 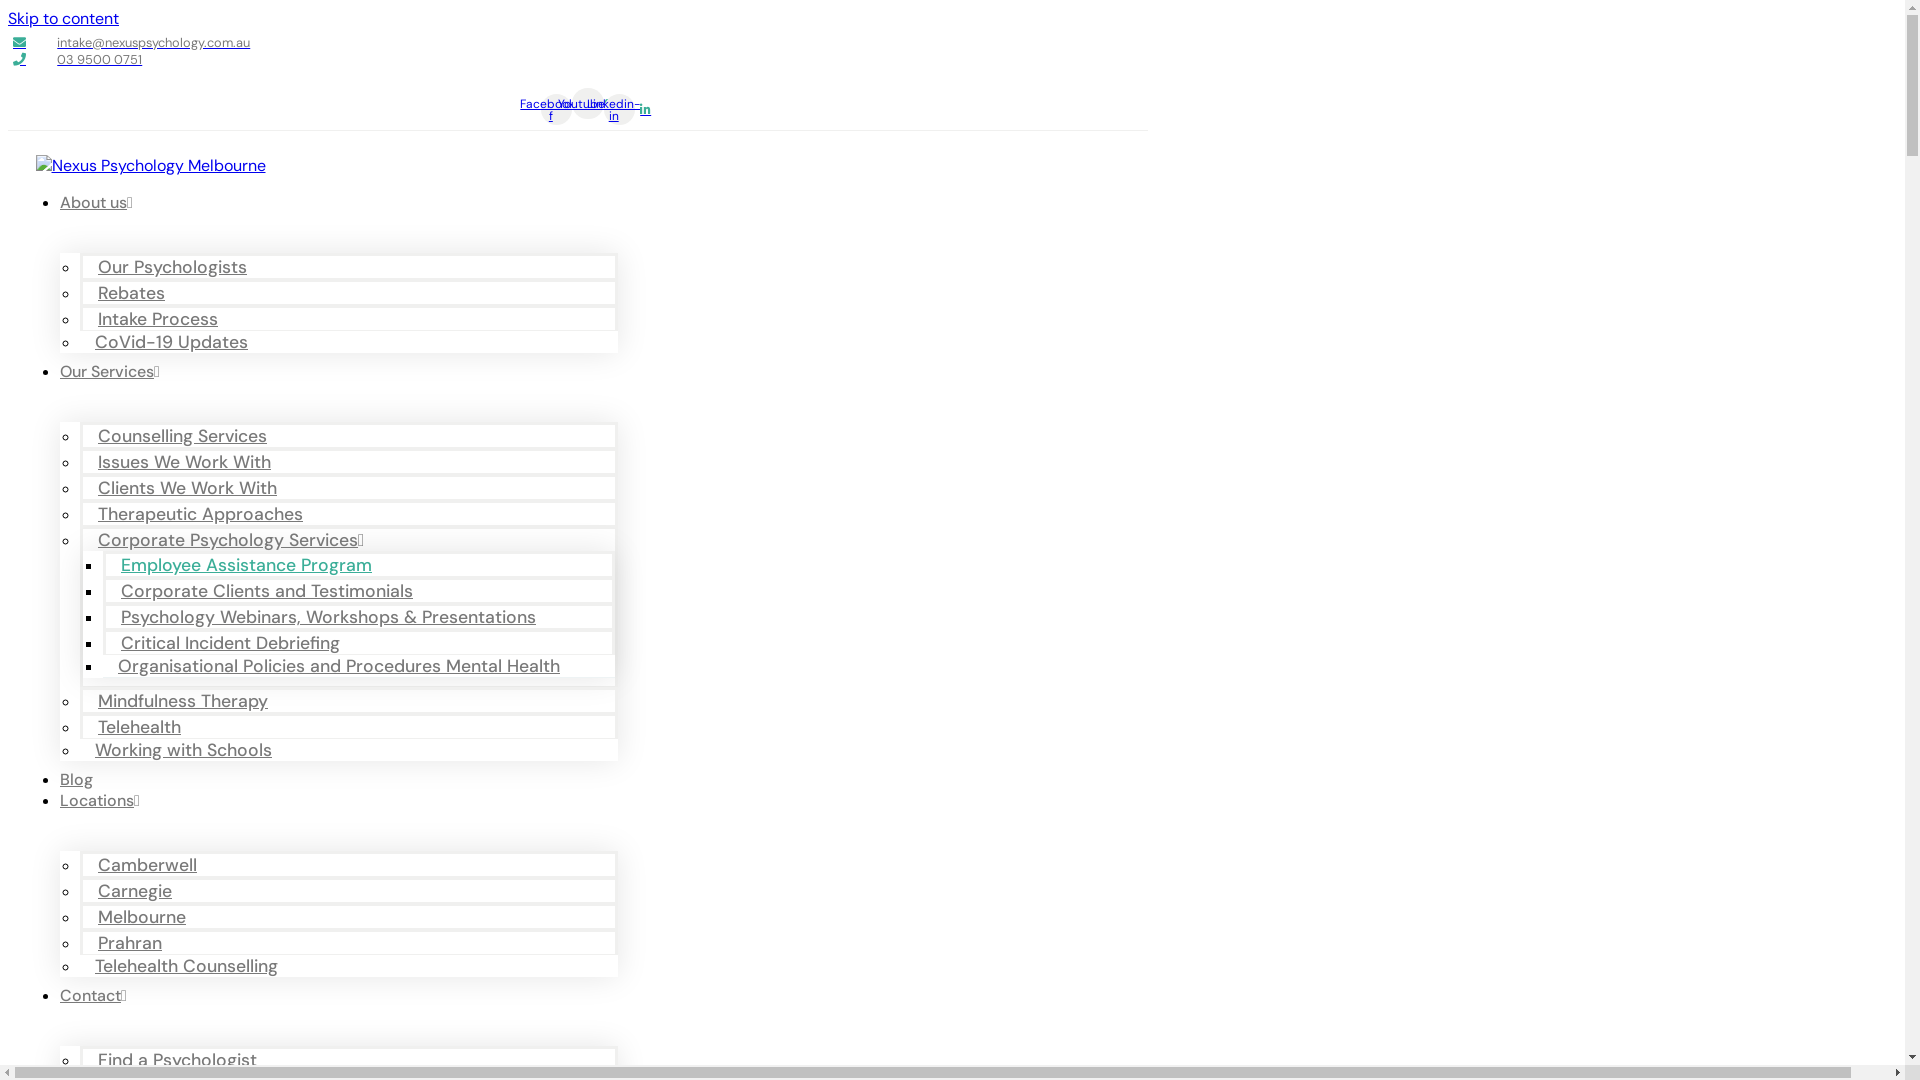 I want to click on 'CoVid-19 Updates', so click(x=176, y=341).